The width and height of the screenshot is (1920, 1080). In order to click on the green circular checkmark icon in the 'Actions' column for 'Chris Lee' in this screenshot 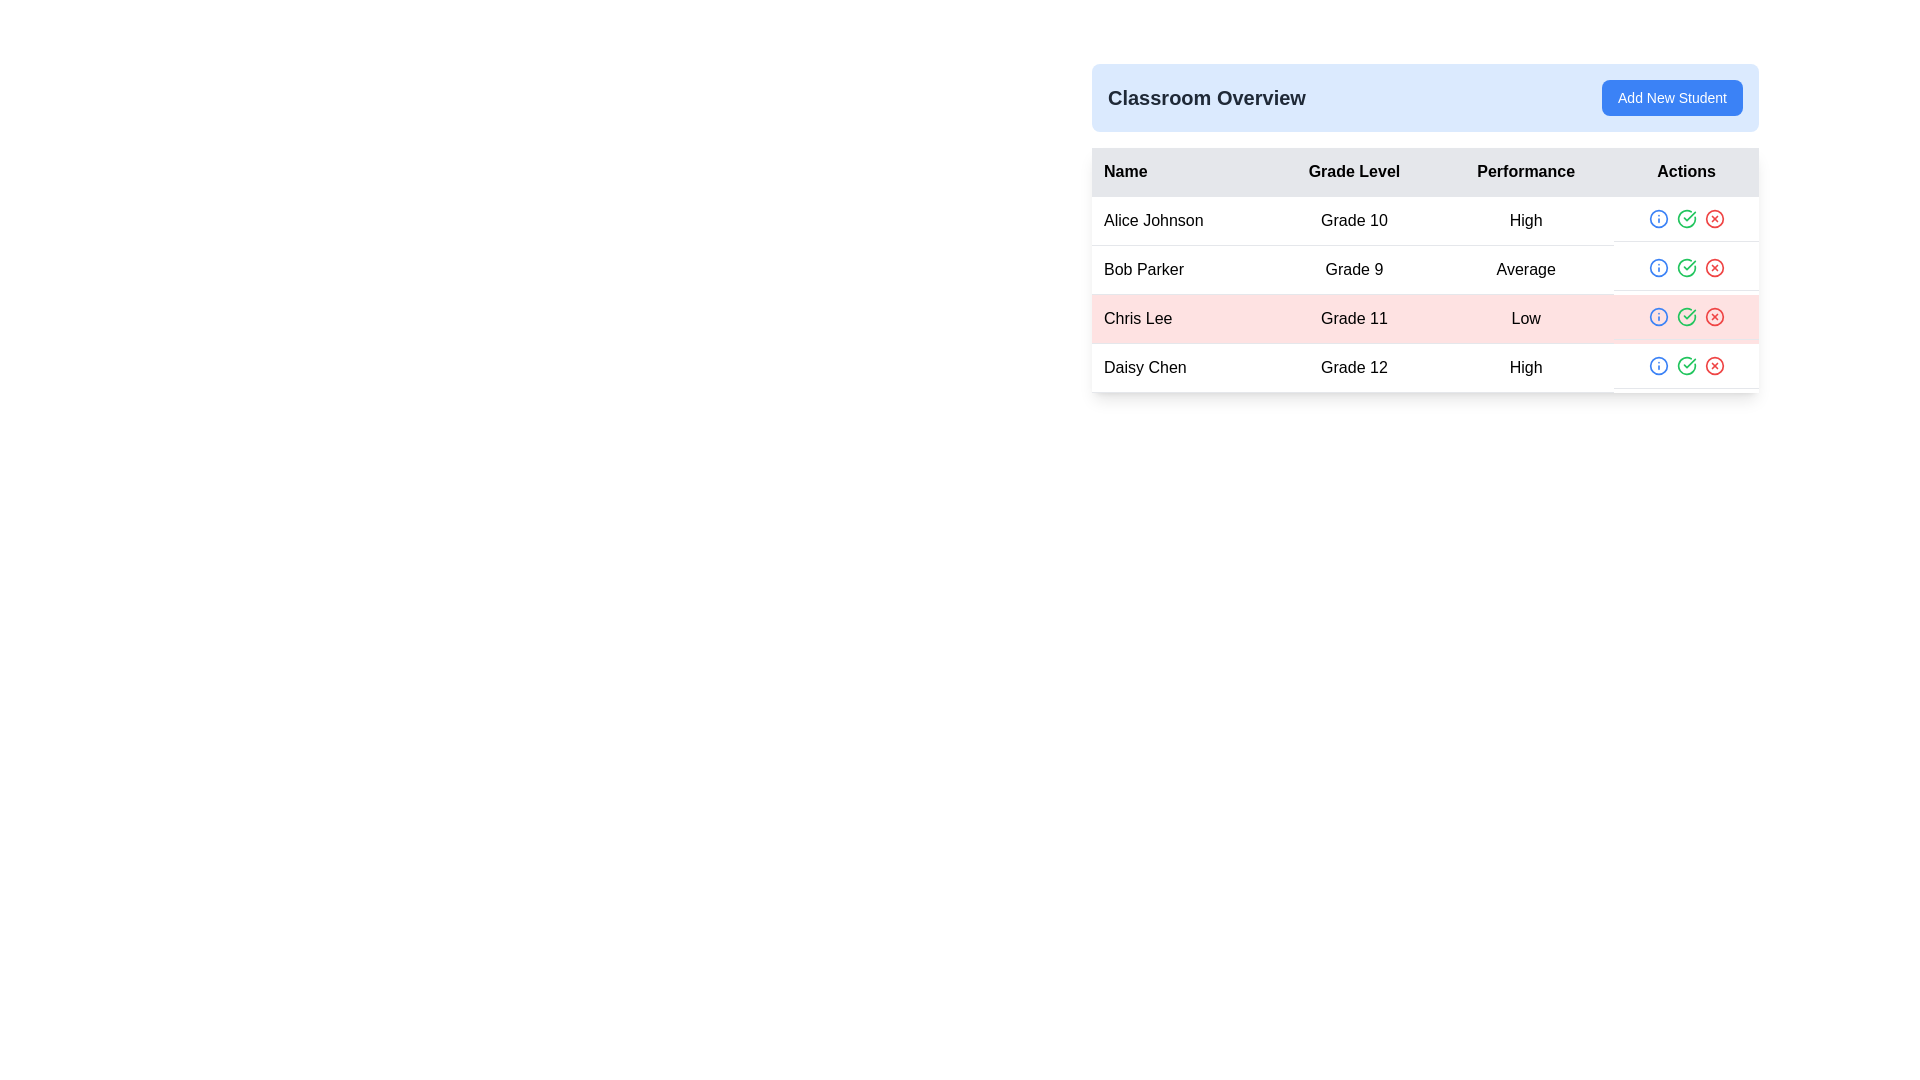, I will do `click(1685, 315)`.